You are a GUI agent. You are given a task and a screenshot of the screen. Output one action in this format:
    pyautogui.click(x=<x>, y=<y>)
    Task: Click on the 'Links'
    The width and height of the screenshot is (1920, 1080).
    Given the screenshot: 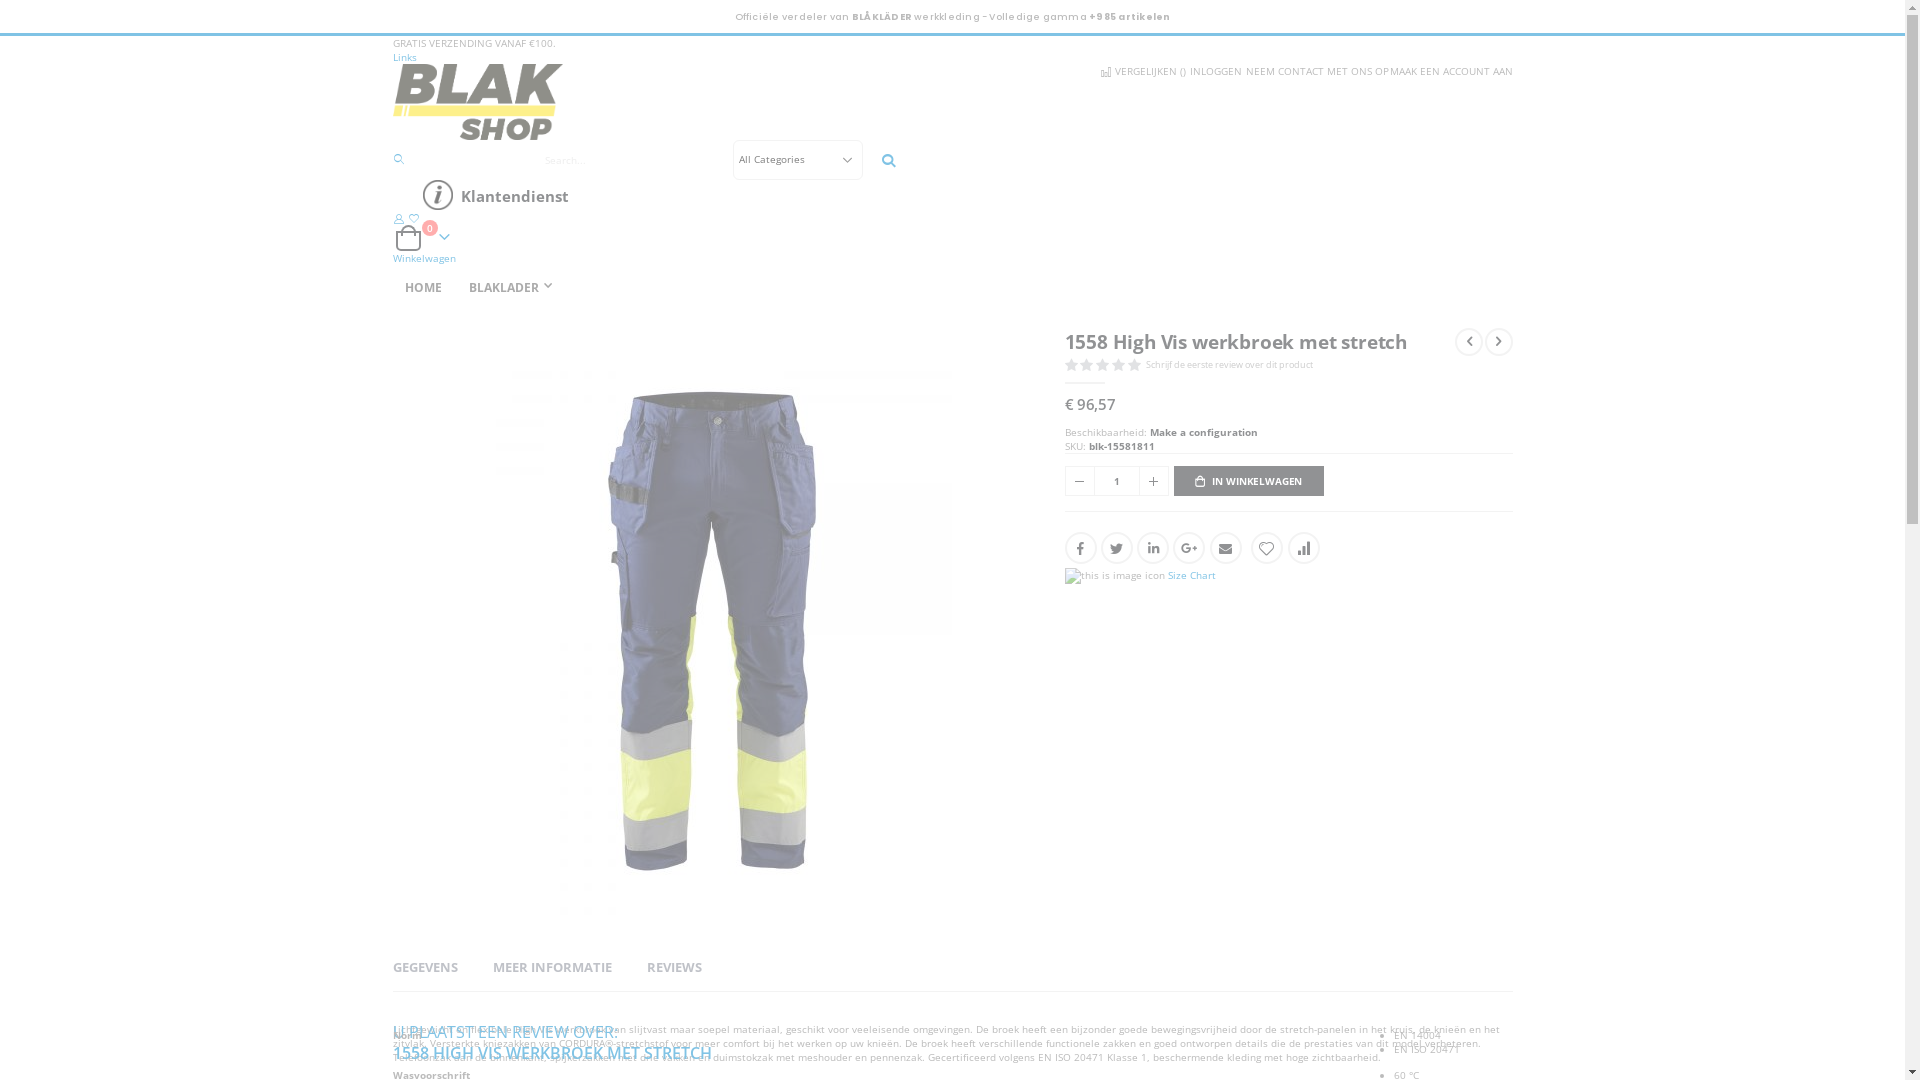 What is the action you would take?
    pyautogui.click(x=392, y=56)
    